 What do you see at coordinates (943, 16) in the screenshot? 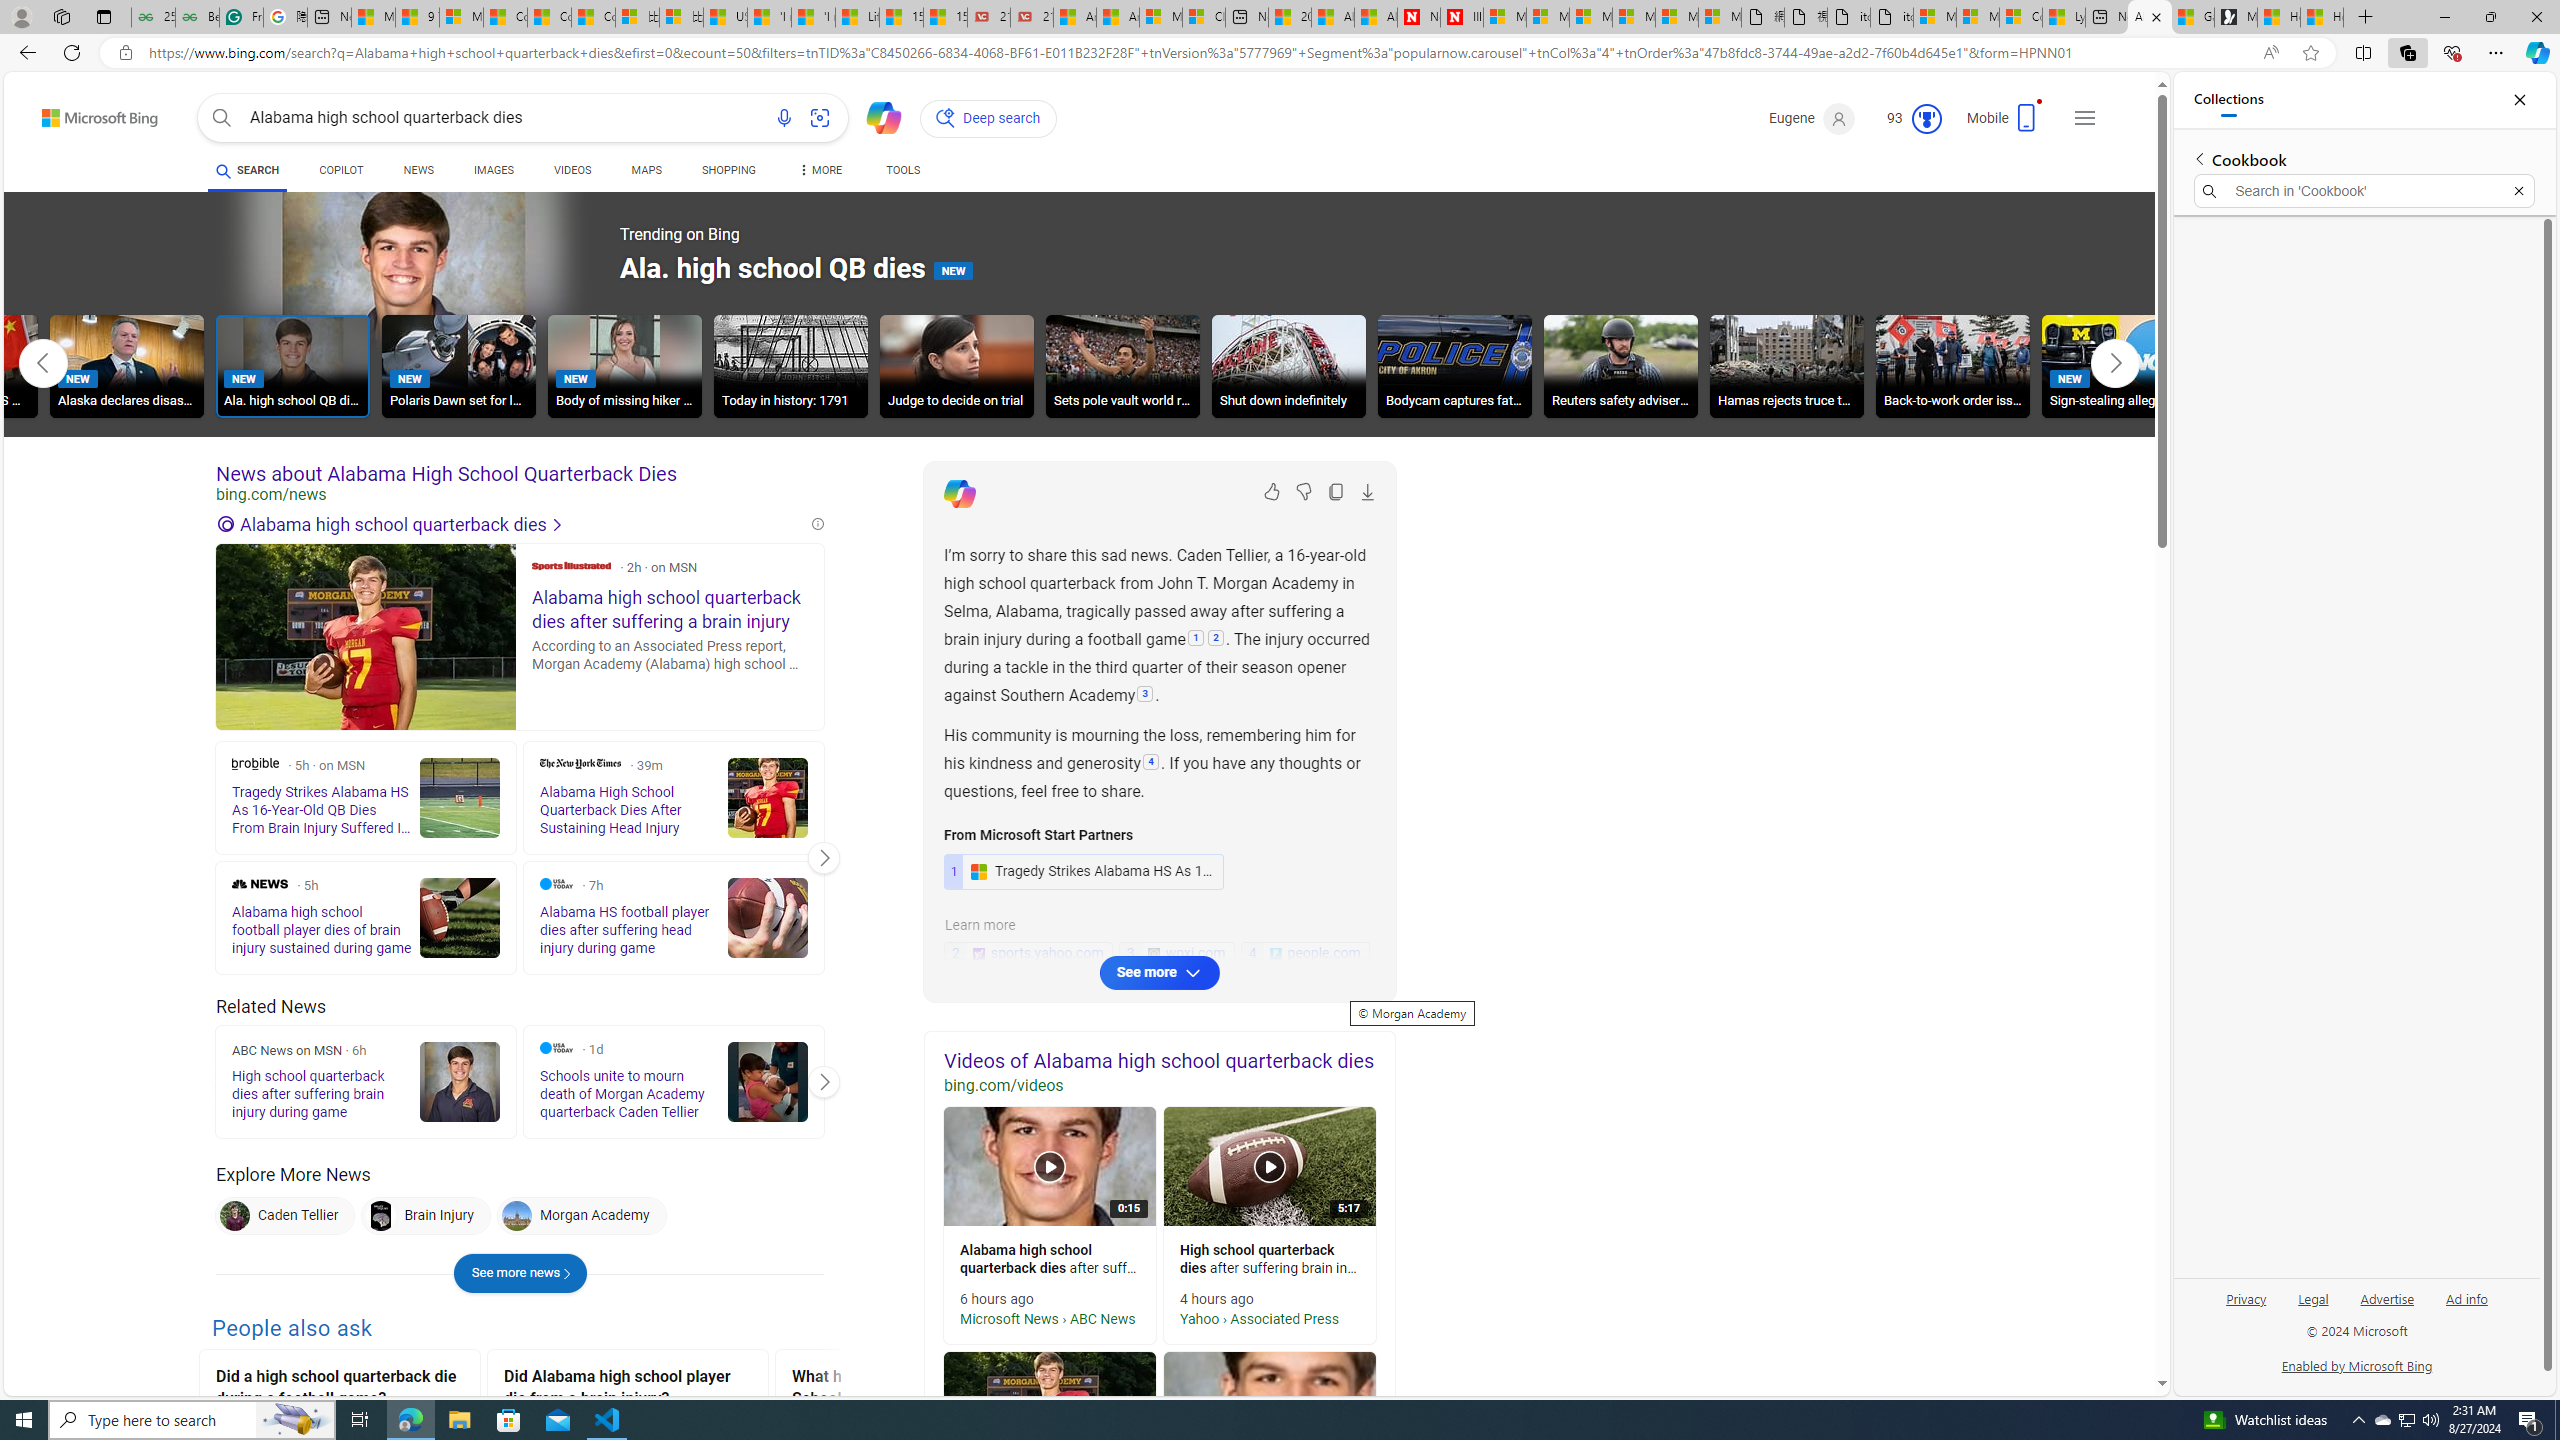
I see `'15 Ways Modern Life Contradicts the Teachings of Jesus'` at bounding box center [943, 16].